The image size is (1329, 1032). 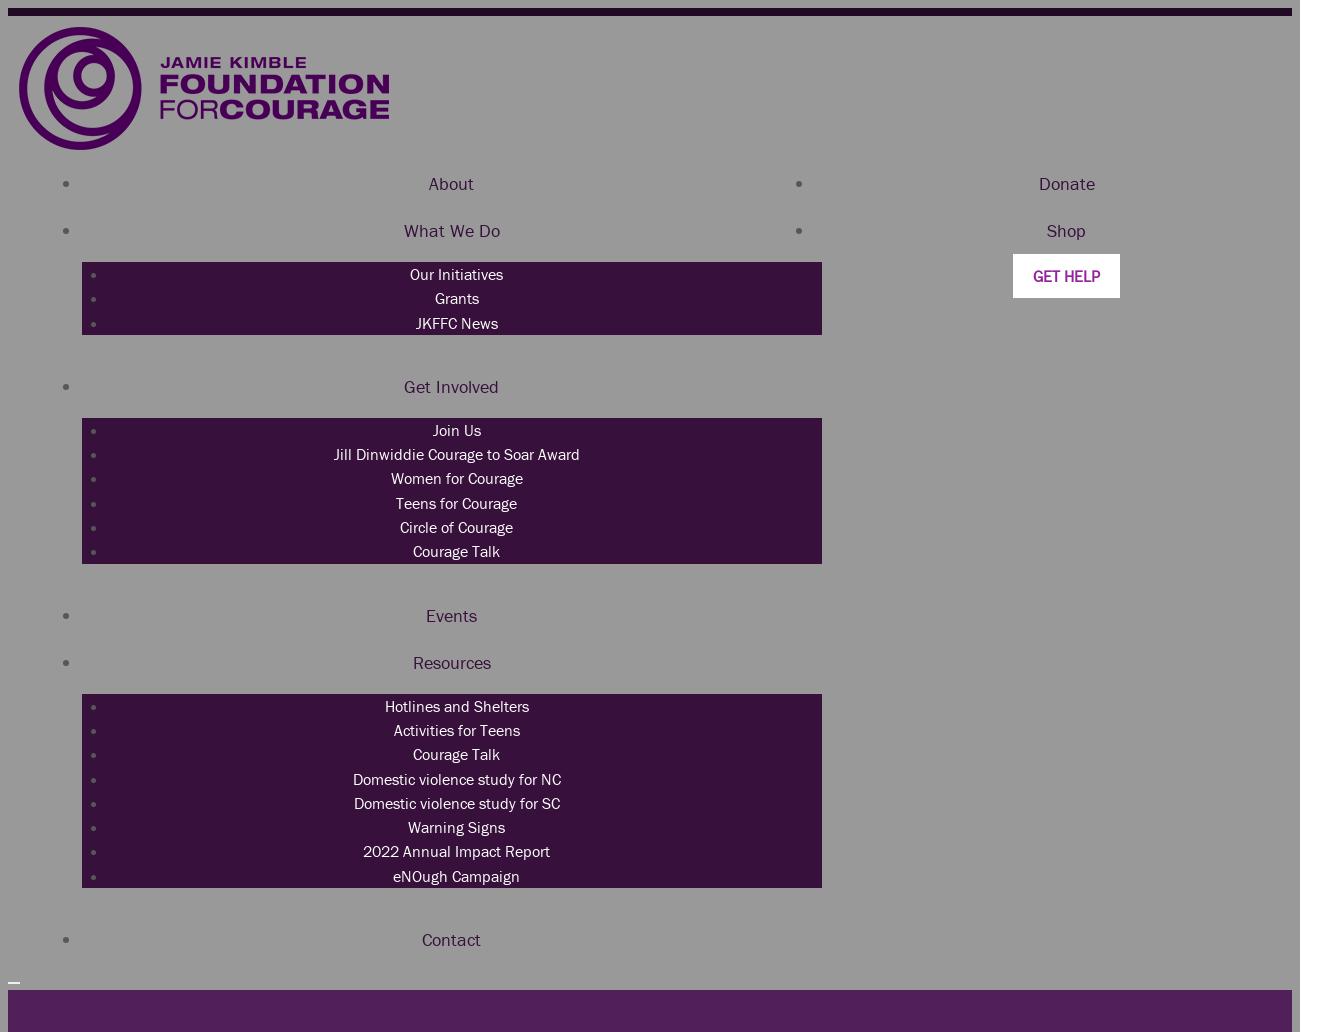 I want to click on 'Domestic violence study for NC', so click(x=454, y=778).